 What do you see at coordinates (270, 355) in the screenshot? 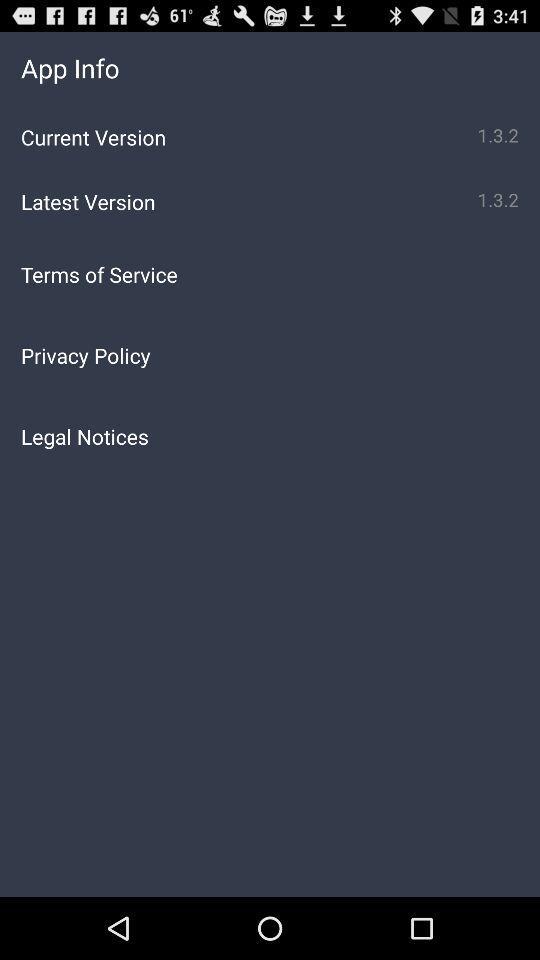
I see `the privacy policy item` at bounding box center [270, 355].